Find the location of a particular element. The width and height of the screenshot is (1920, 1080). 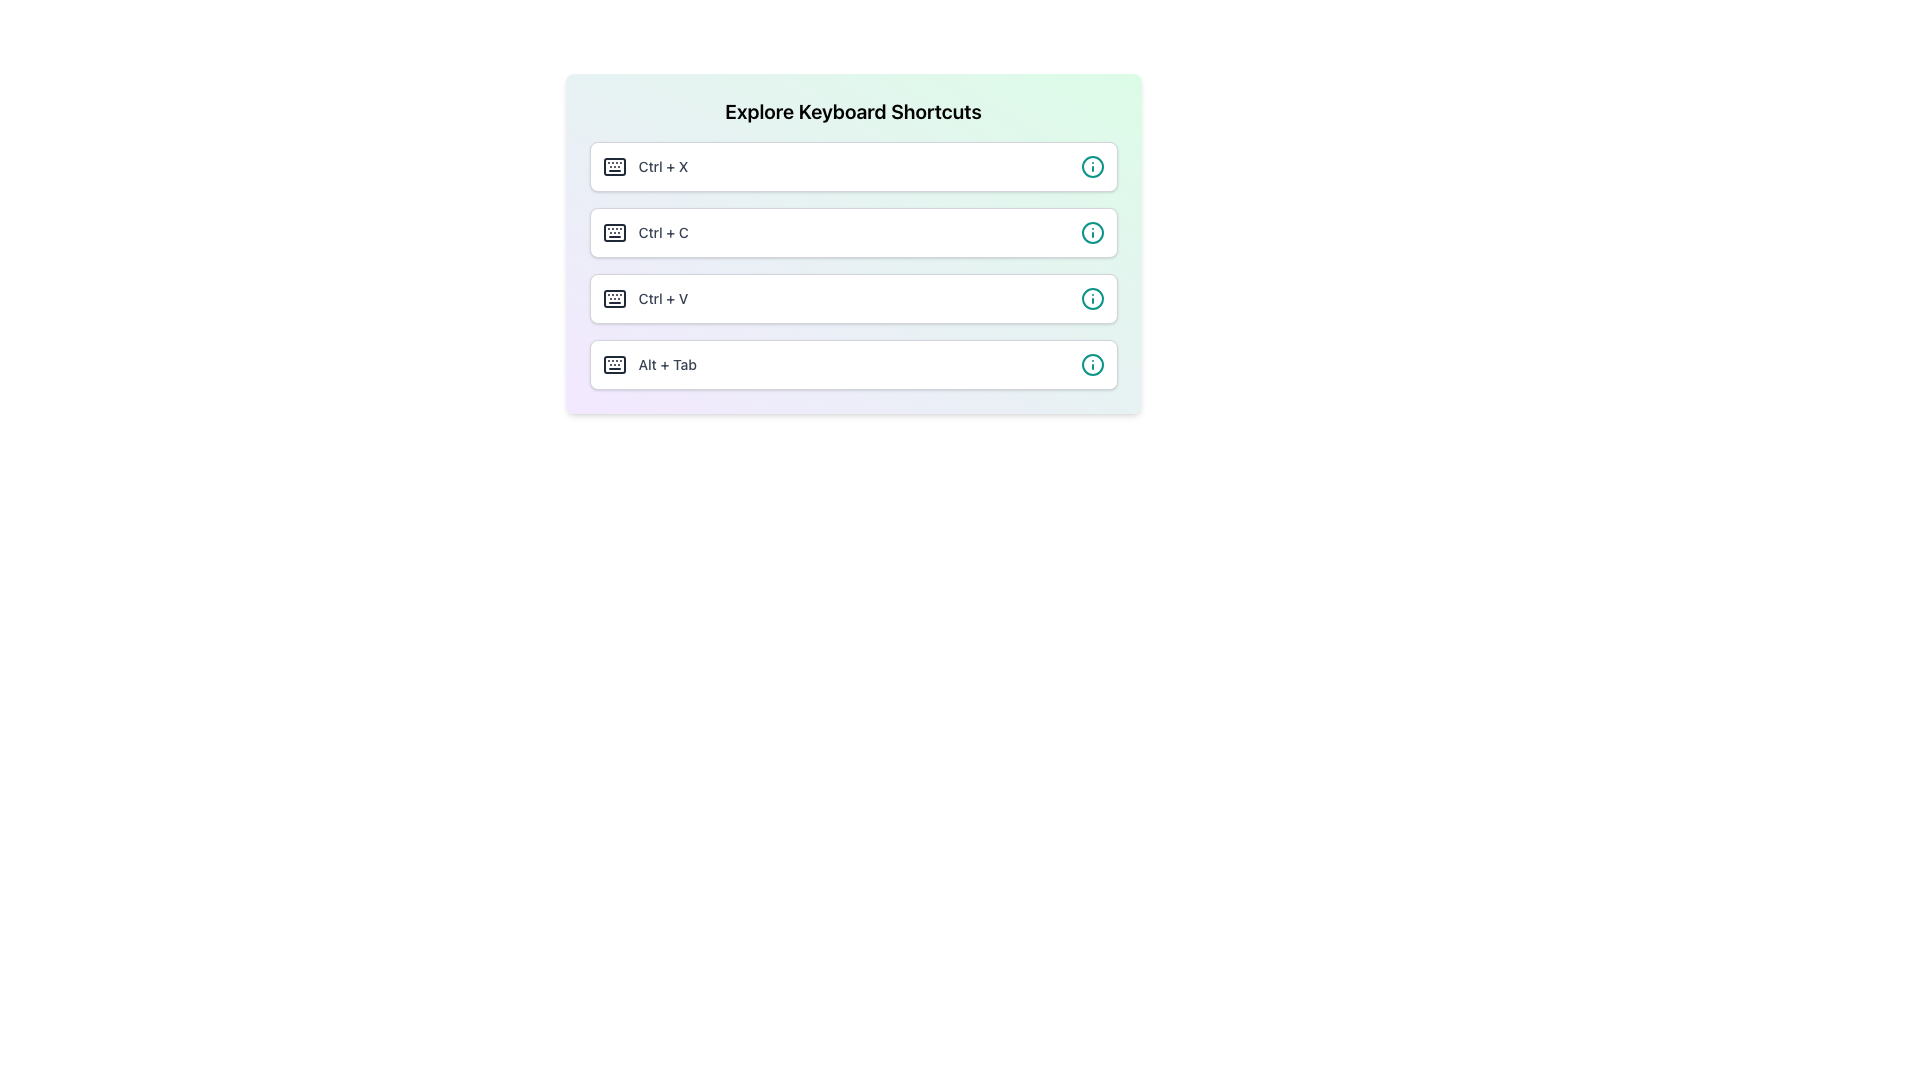

the text label that displays the keyboard shortcut 'Ctrl + C', located in the second row of the keyboard shortcut descriptions list is located at coordinates (663, 231).